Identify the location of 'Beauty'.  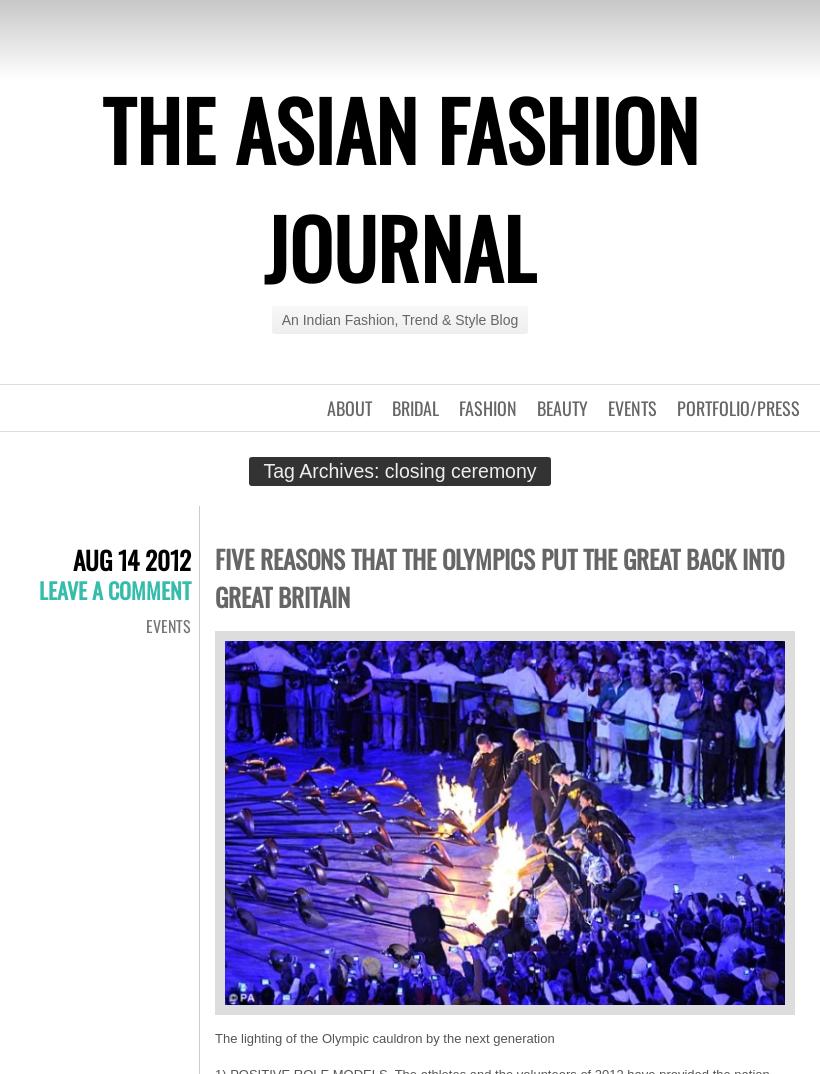
(536, 408).